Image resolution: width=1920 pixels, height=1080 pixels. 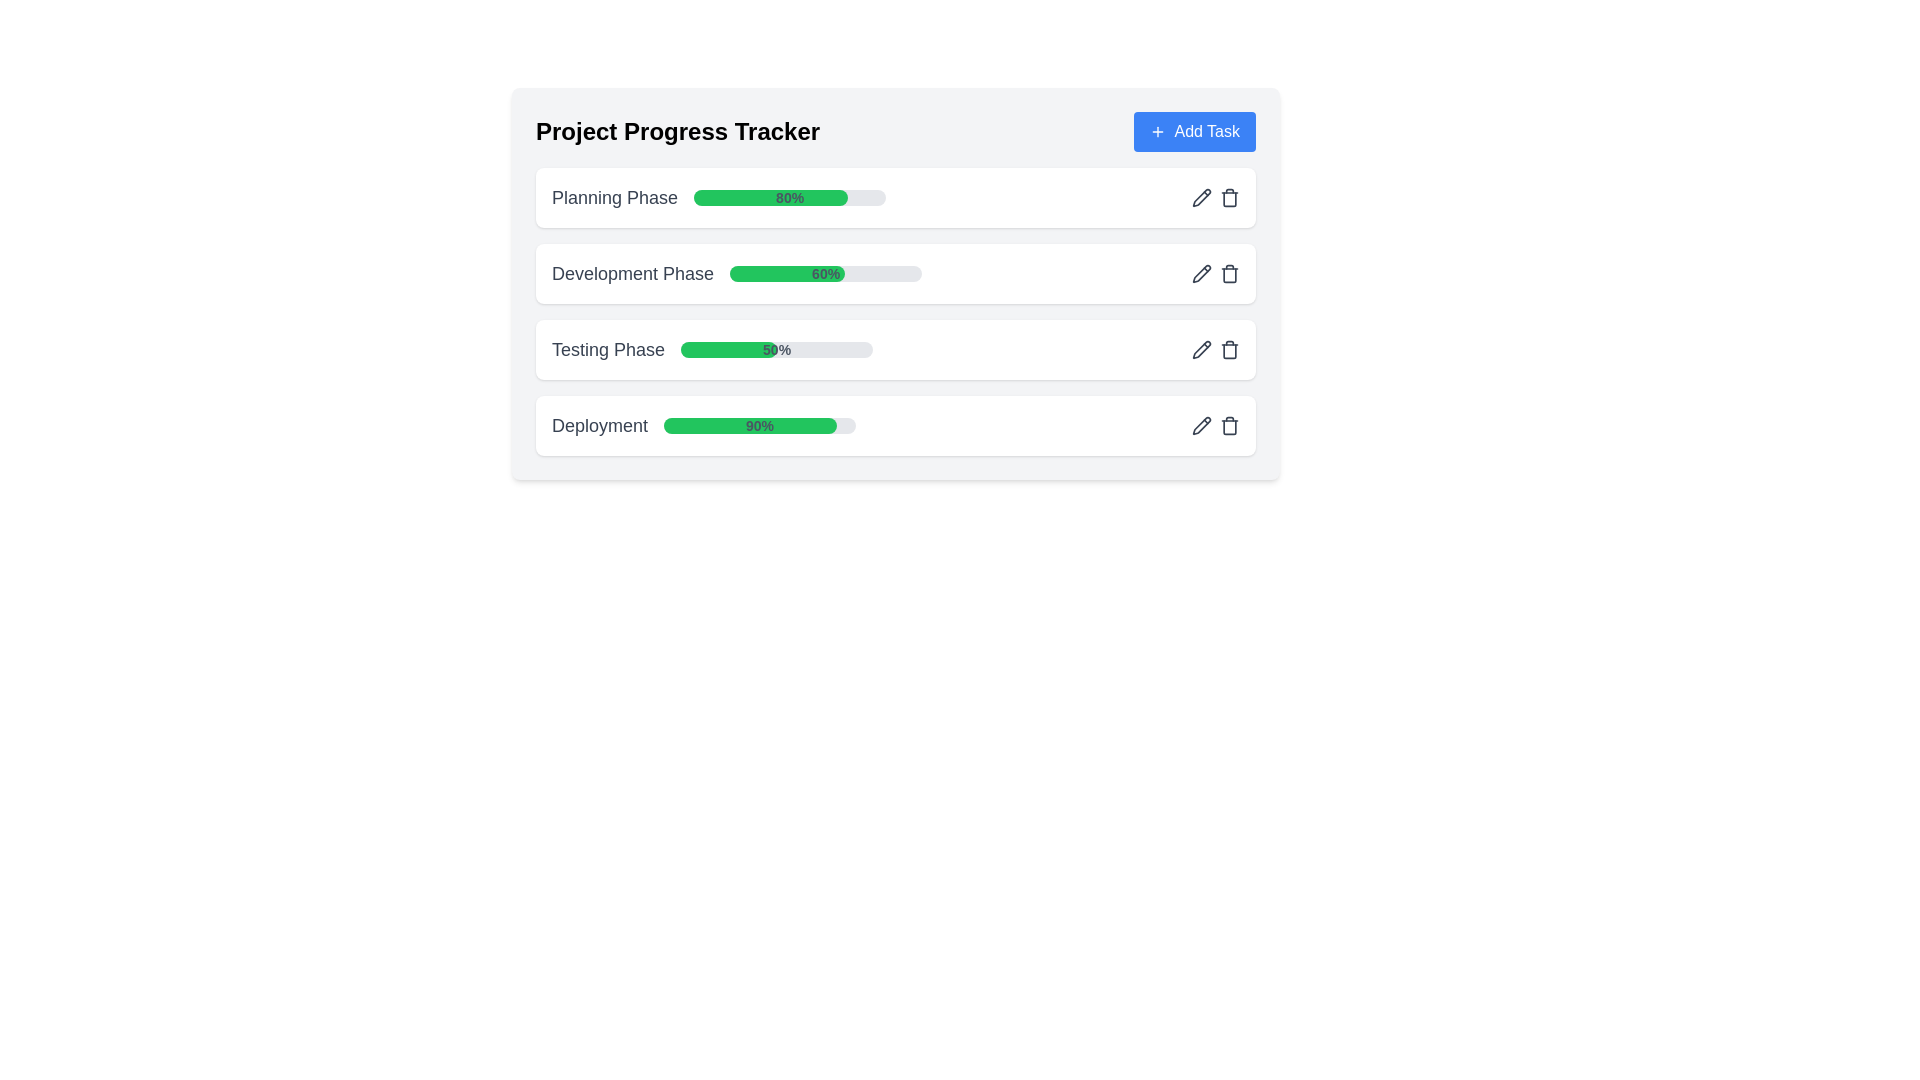 I want to click on the static text label displaying 'Planning Phase', which is located at the top of a vertically stacked list of progress items, so click(x=613, y=197).